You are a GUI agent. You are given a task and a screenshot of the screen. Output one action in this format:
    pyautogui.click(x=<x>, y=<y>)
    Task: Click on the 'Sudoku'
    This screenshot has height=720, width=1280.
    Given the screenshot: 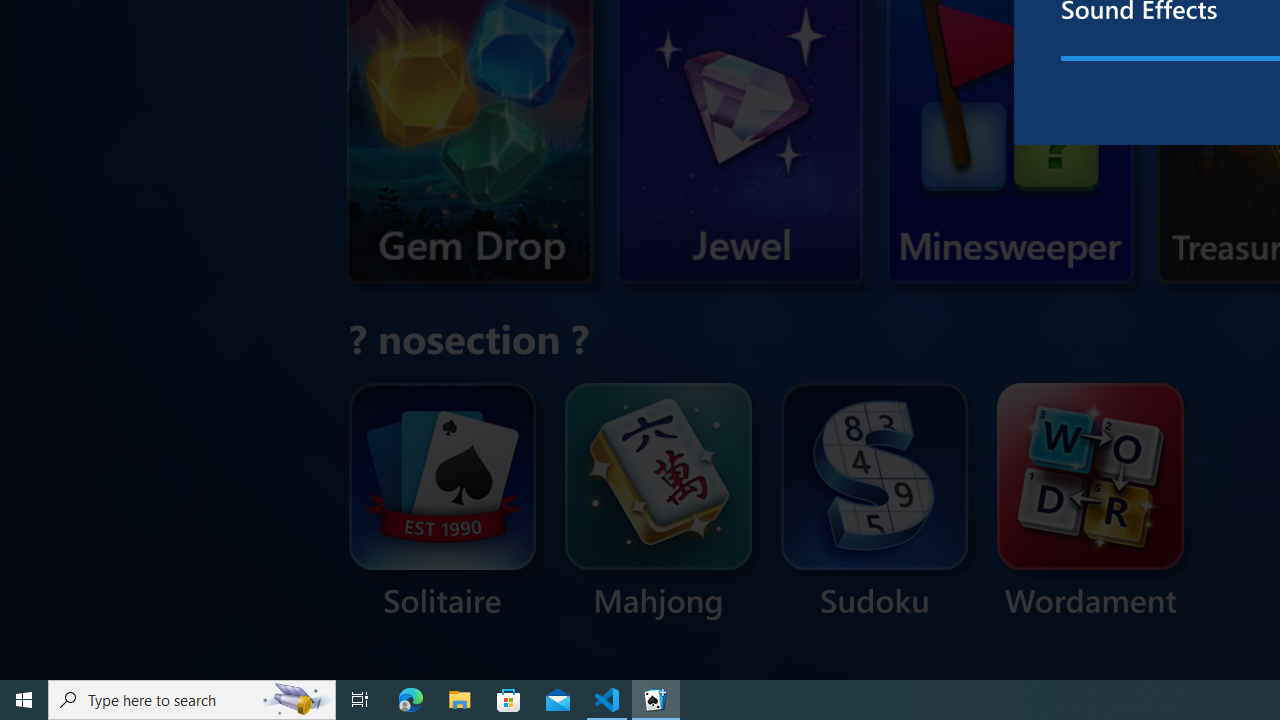 What is the action you would take?
    pyautogui.click(x=875, y=501)
    